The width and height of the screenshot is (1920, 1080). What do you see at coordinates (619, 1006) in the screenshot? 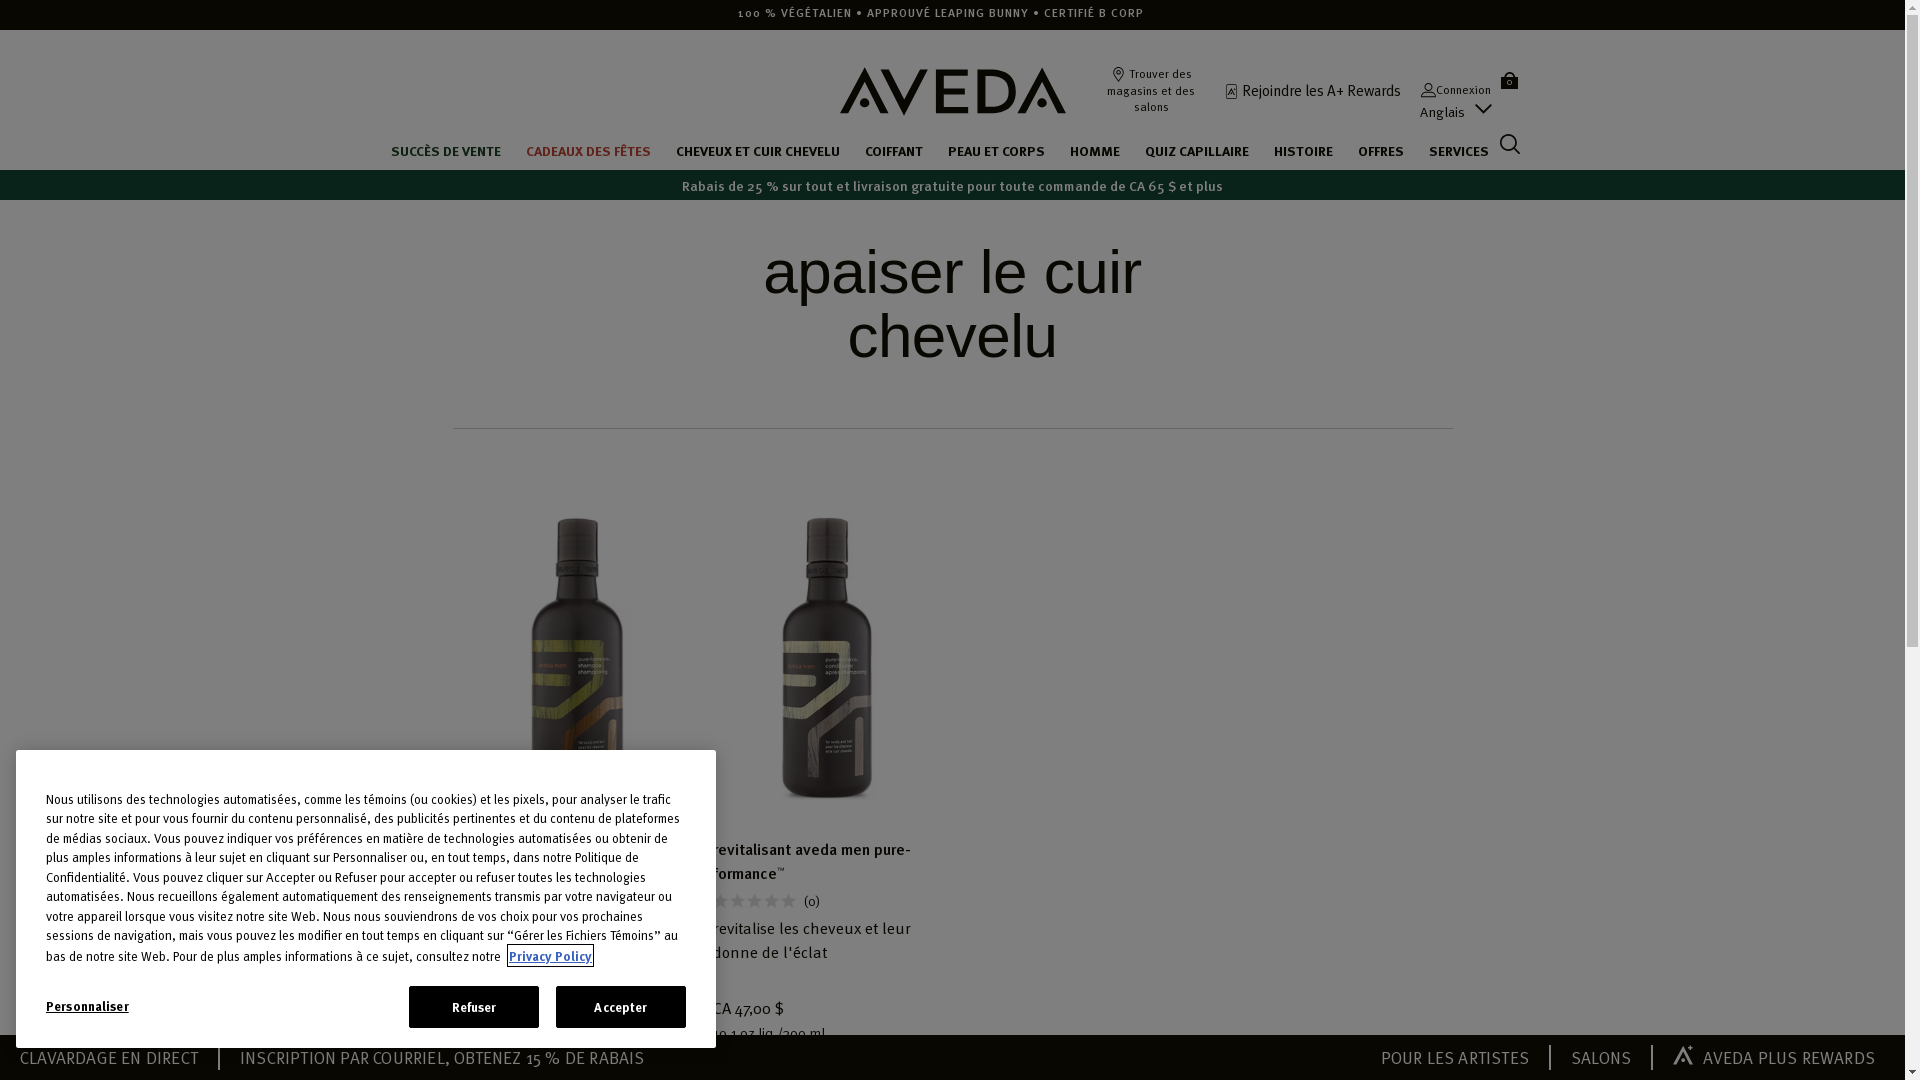
I see `'Accepter'` at bounding box center [619, 1006].